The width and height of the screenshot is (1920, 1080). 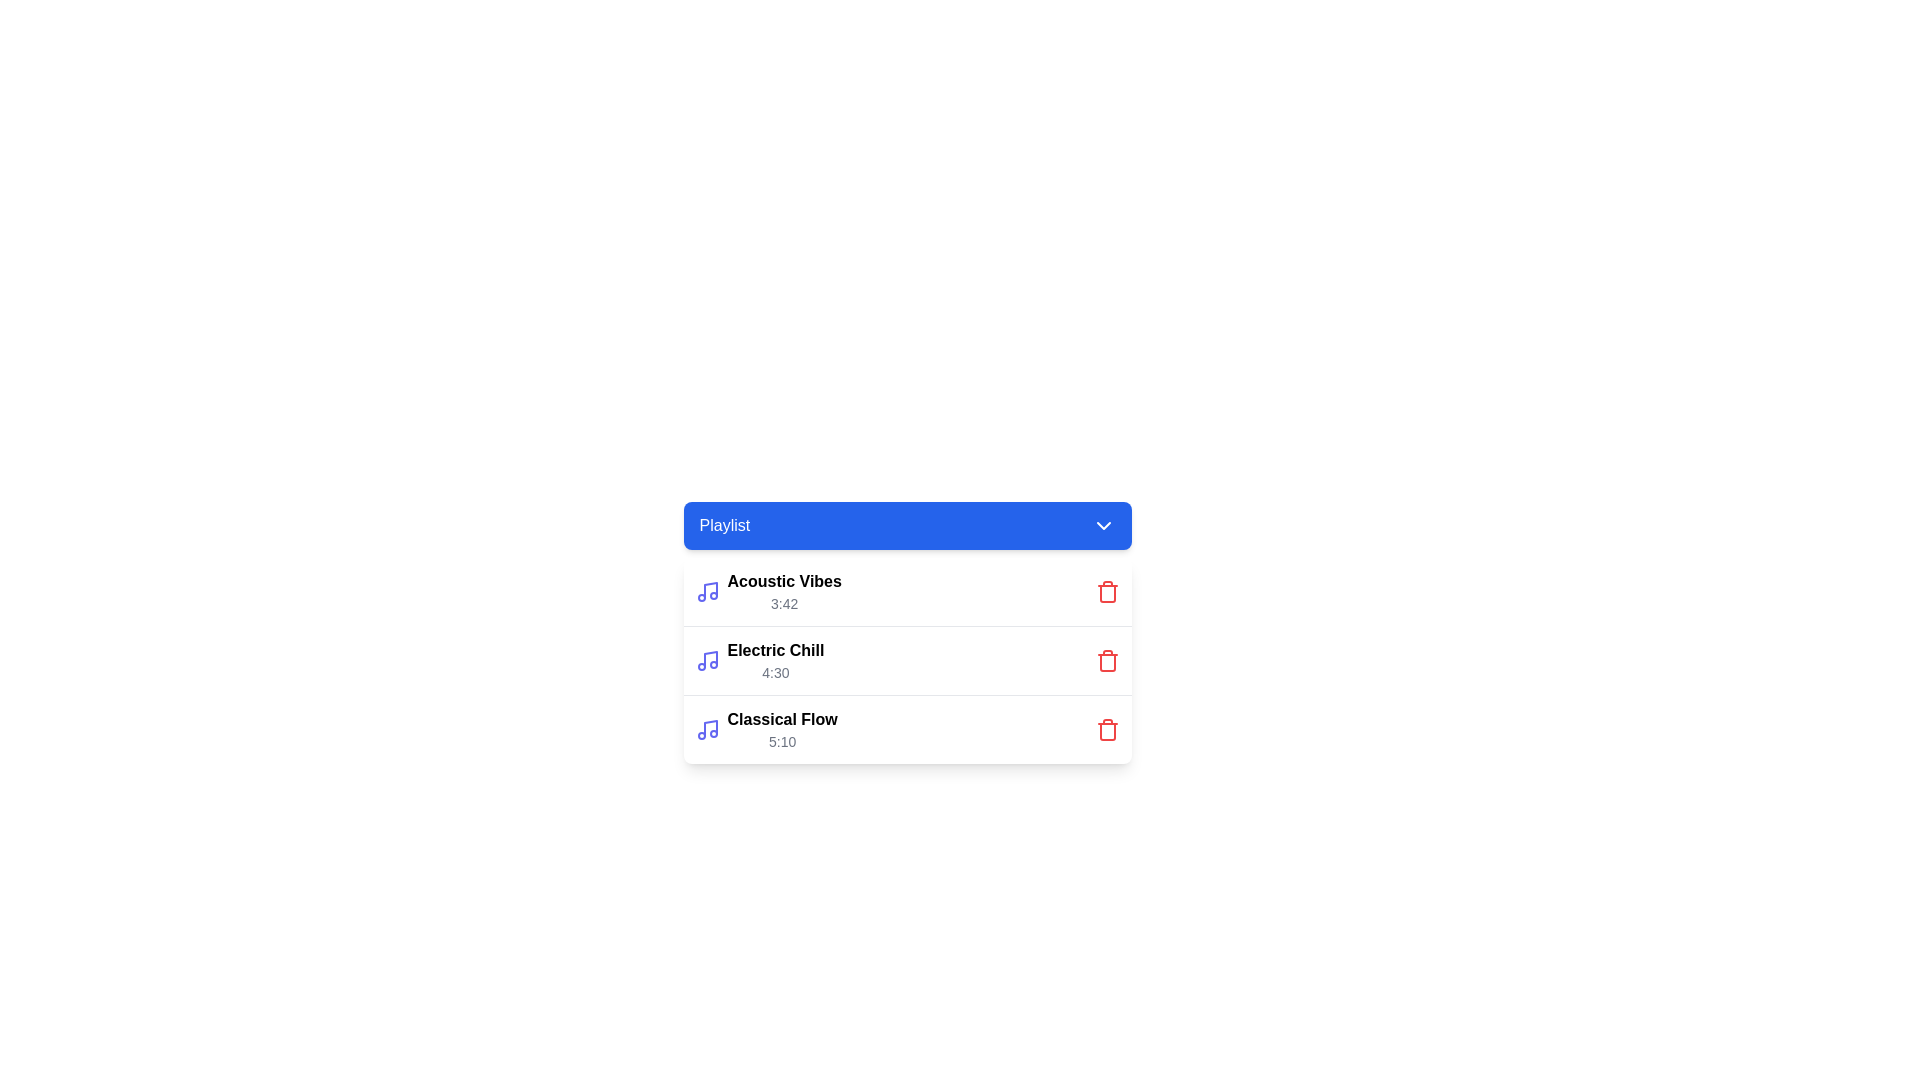 What do you see at coordinates (781, 741) in the screenshot?
I see `the text label displaying the duration of the song 'Classical Flow', located directly beneath the song title in the playlist view` at bounding box center [781, 741].